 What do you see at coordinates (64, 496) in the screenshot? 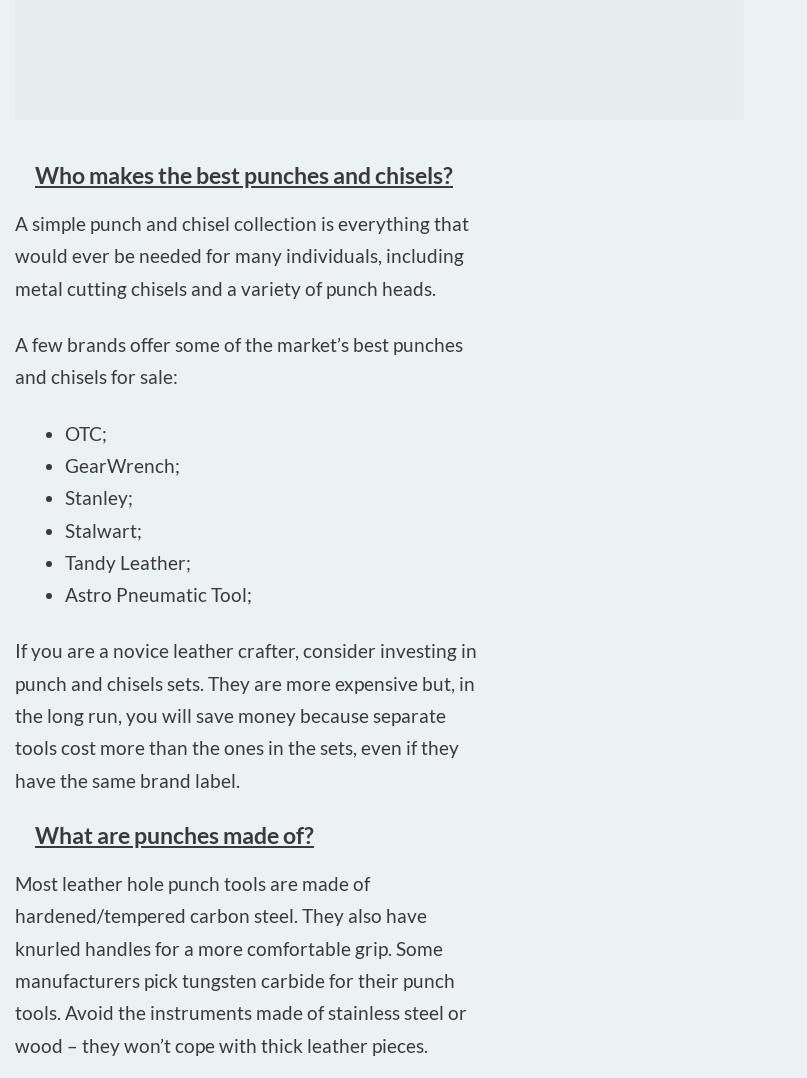
I see `'Stanley;'` at bounding box center [64, 496].